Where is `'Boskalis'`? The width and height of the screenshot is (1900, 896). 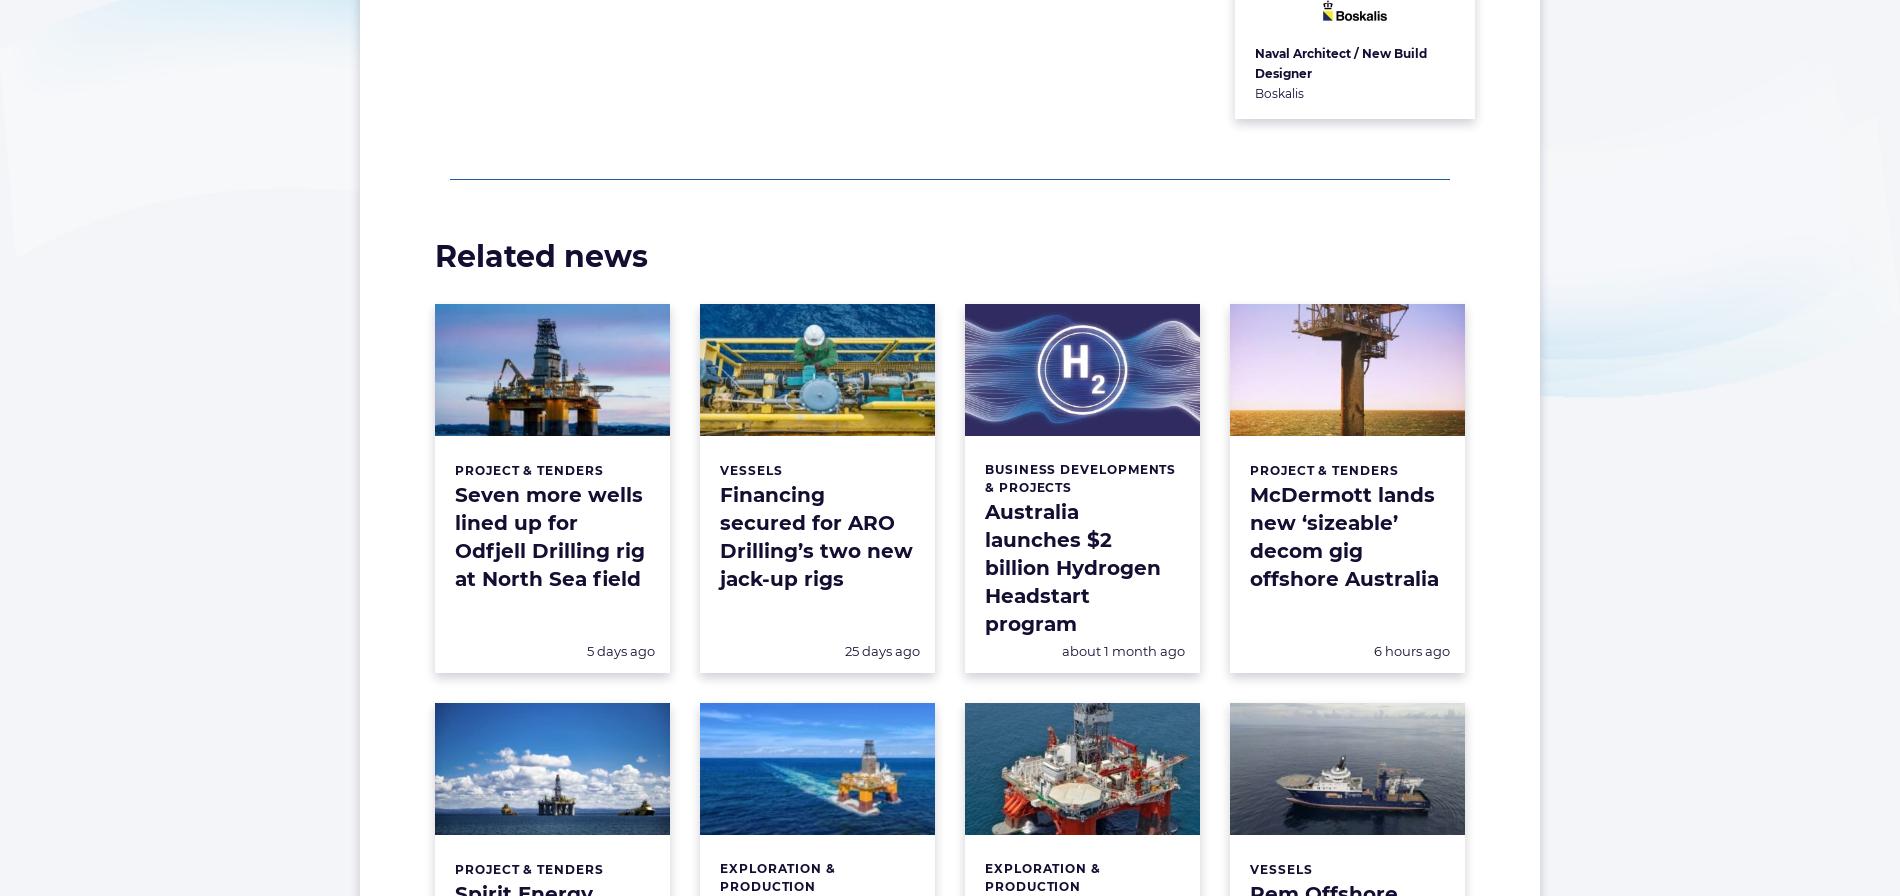 'Boskalis' is located at coordinates (1253, 92).